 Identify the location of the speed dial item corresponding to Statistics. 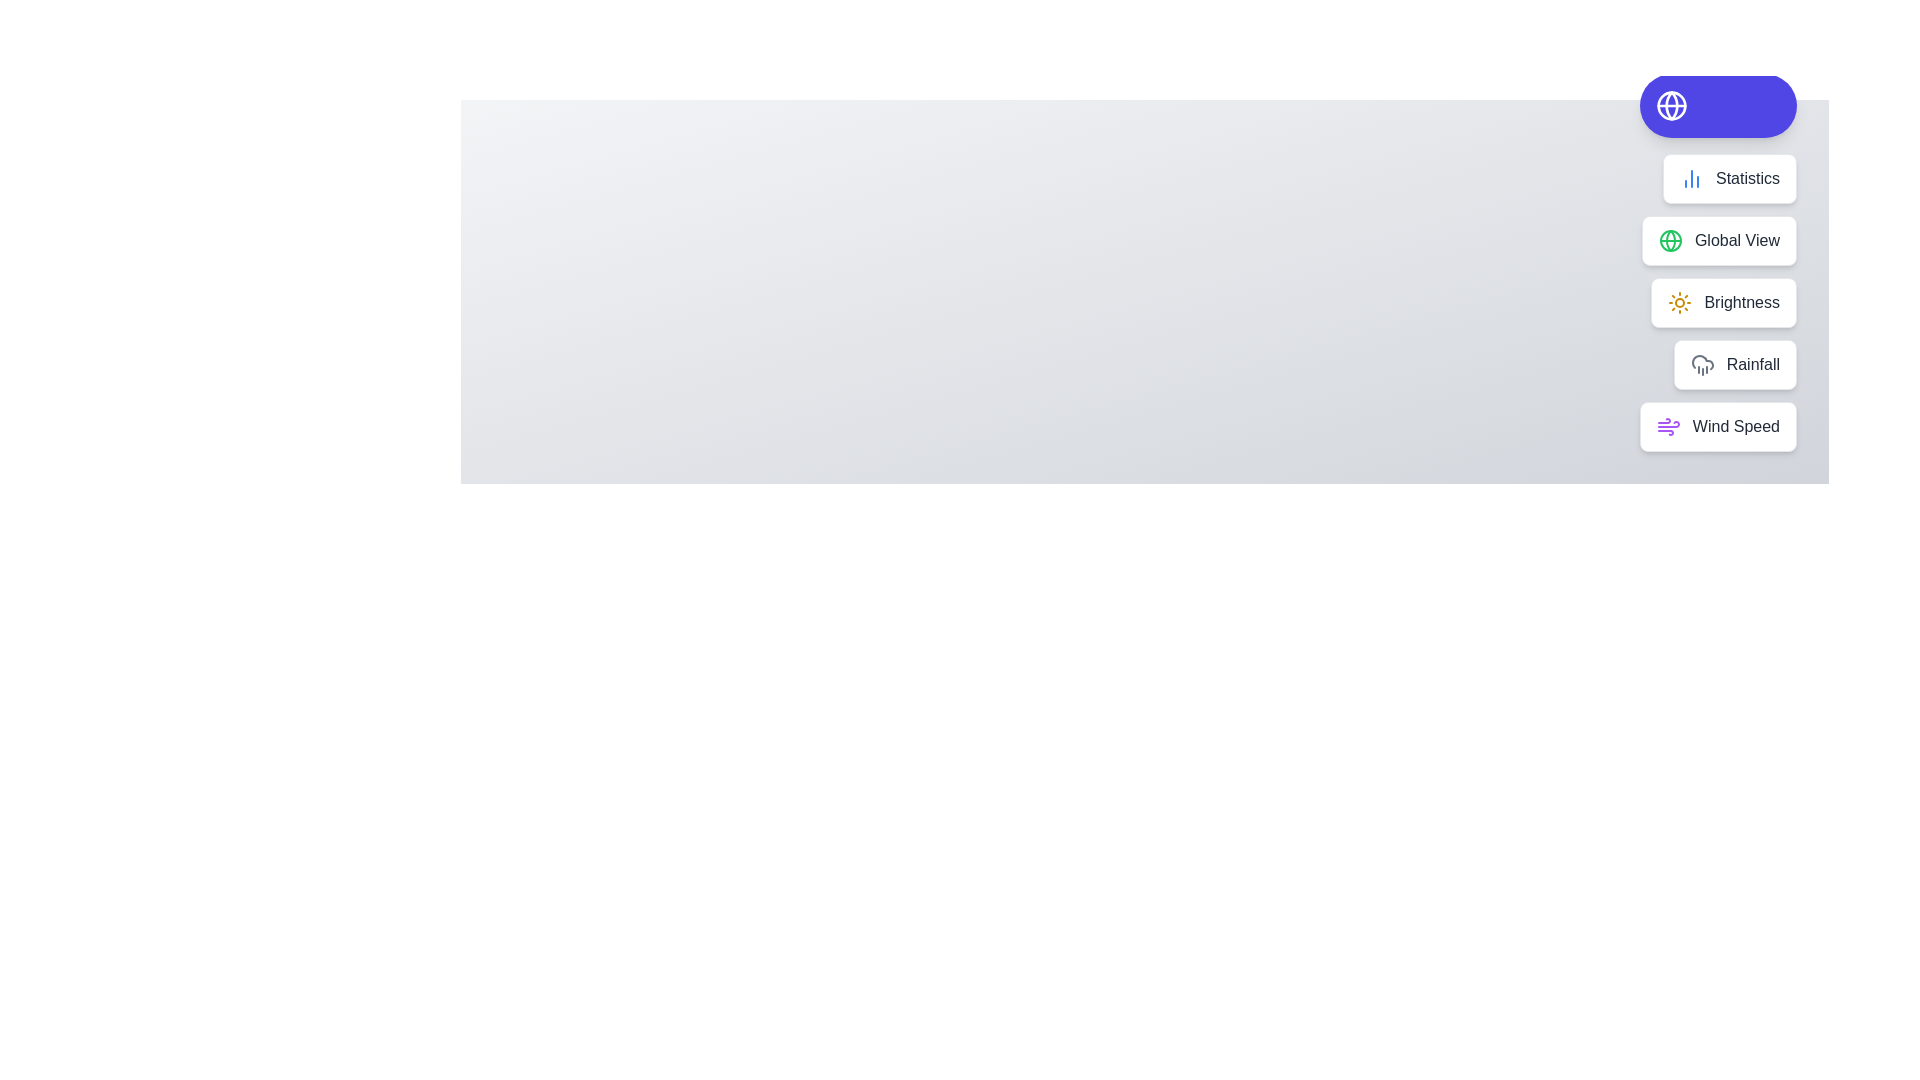
(1728, 177).